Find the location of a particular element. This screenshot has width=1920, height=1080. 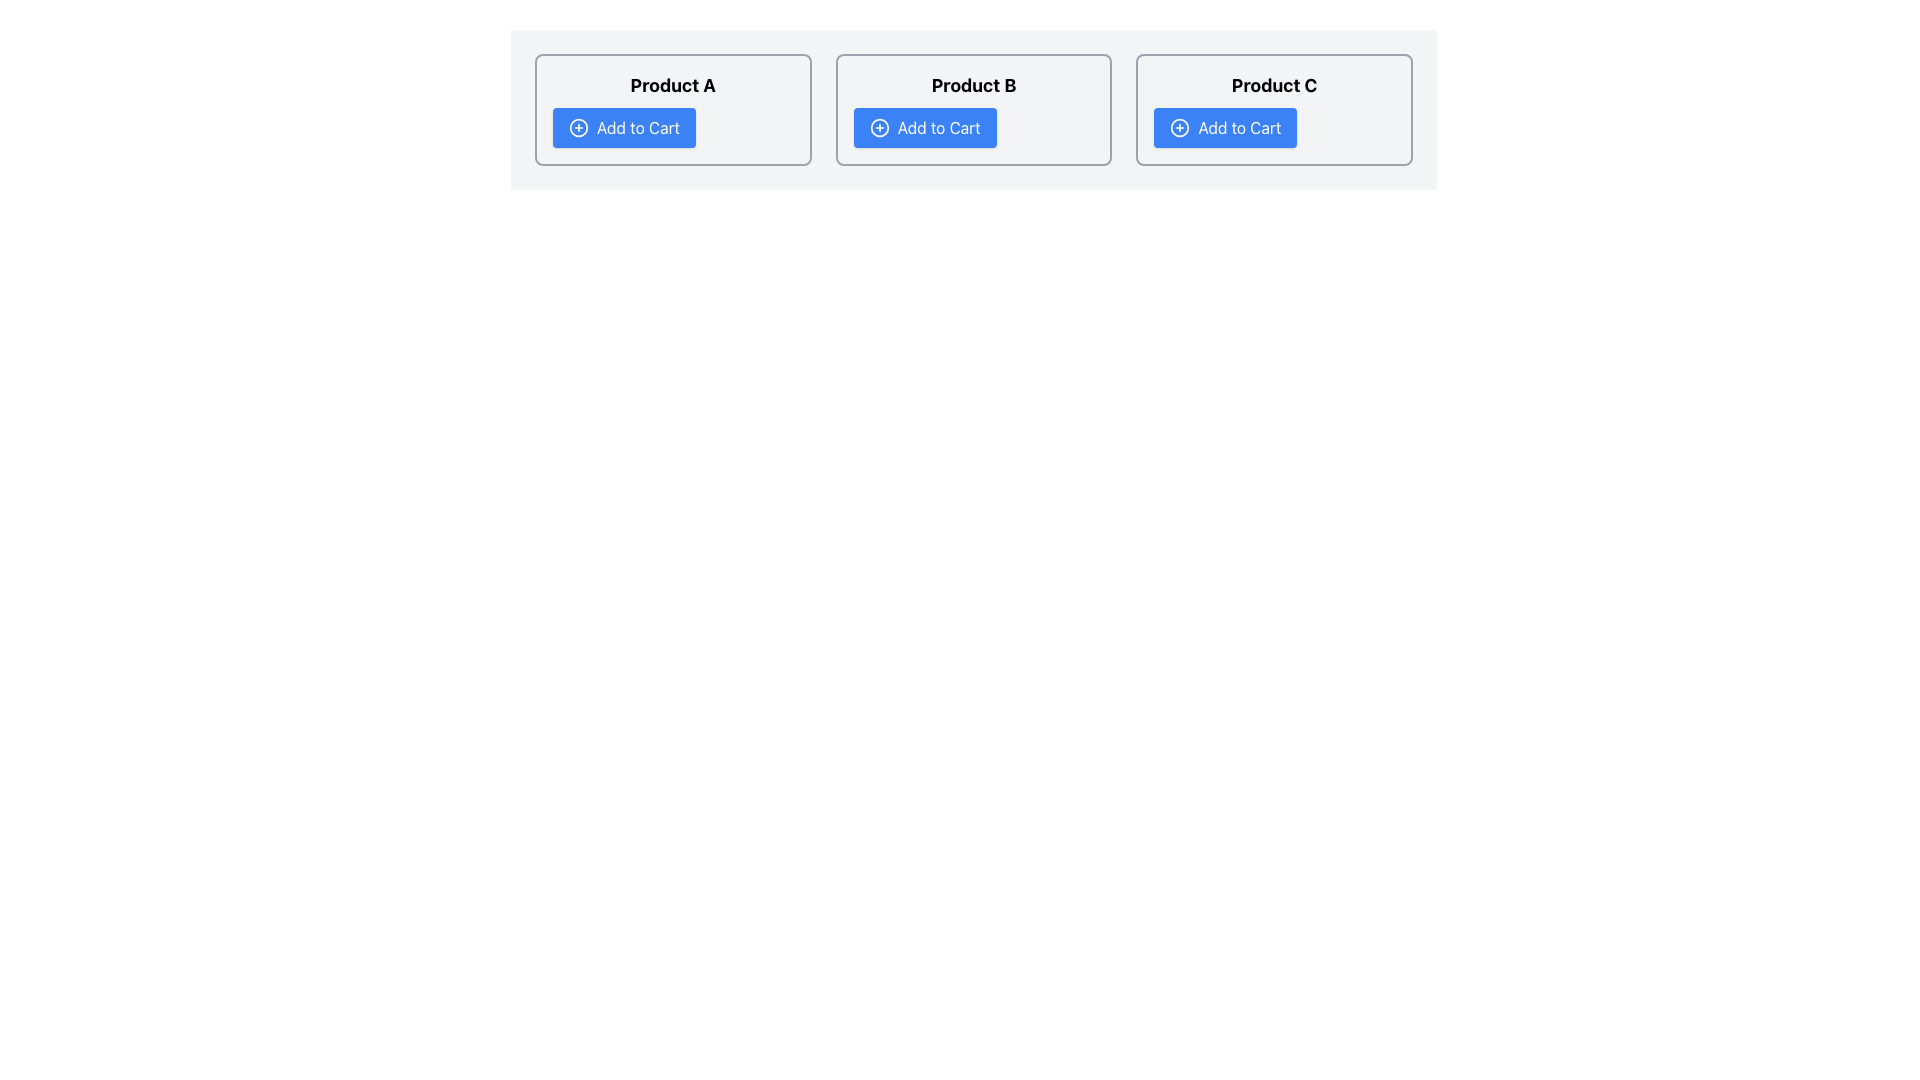

the circular icon located at the center of the 'Add to Cart' button for Product B, which is the middle product in a grid of three is located at coordinates (879, 127).